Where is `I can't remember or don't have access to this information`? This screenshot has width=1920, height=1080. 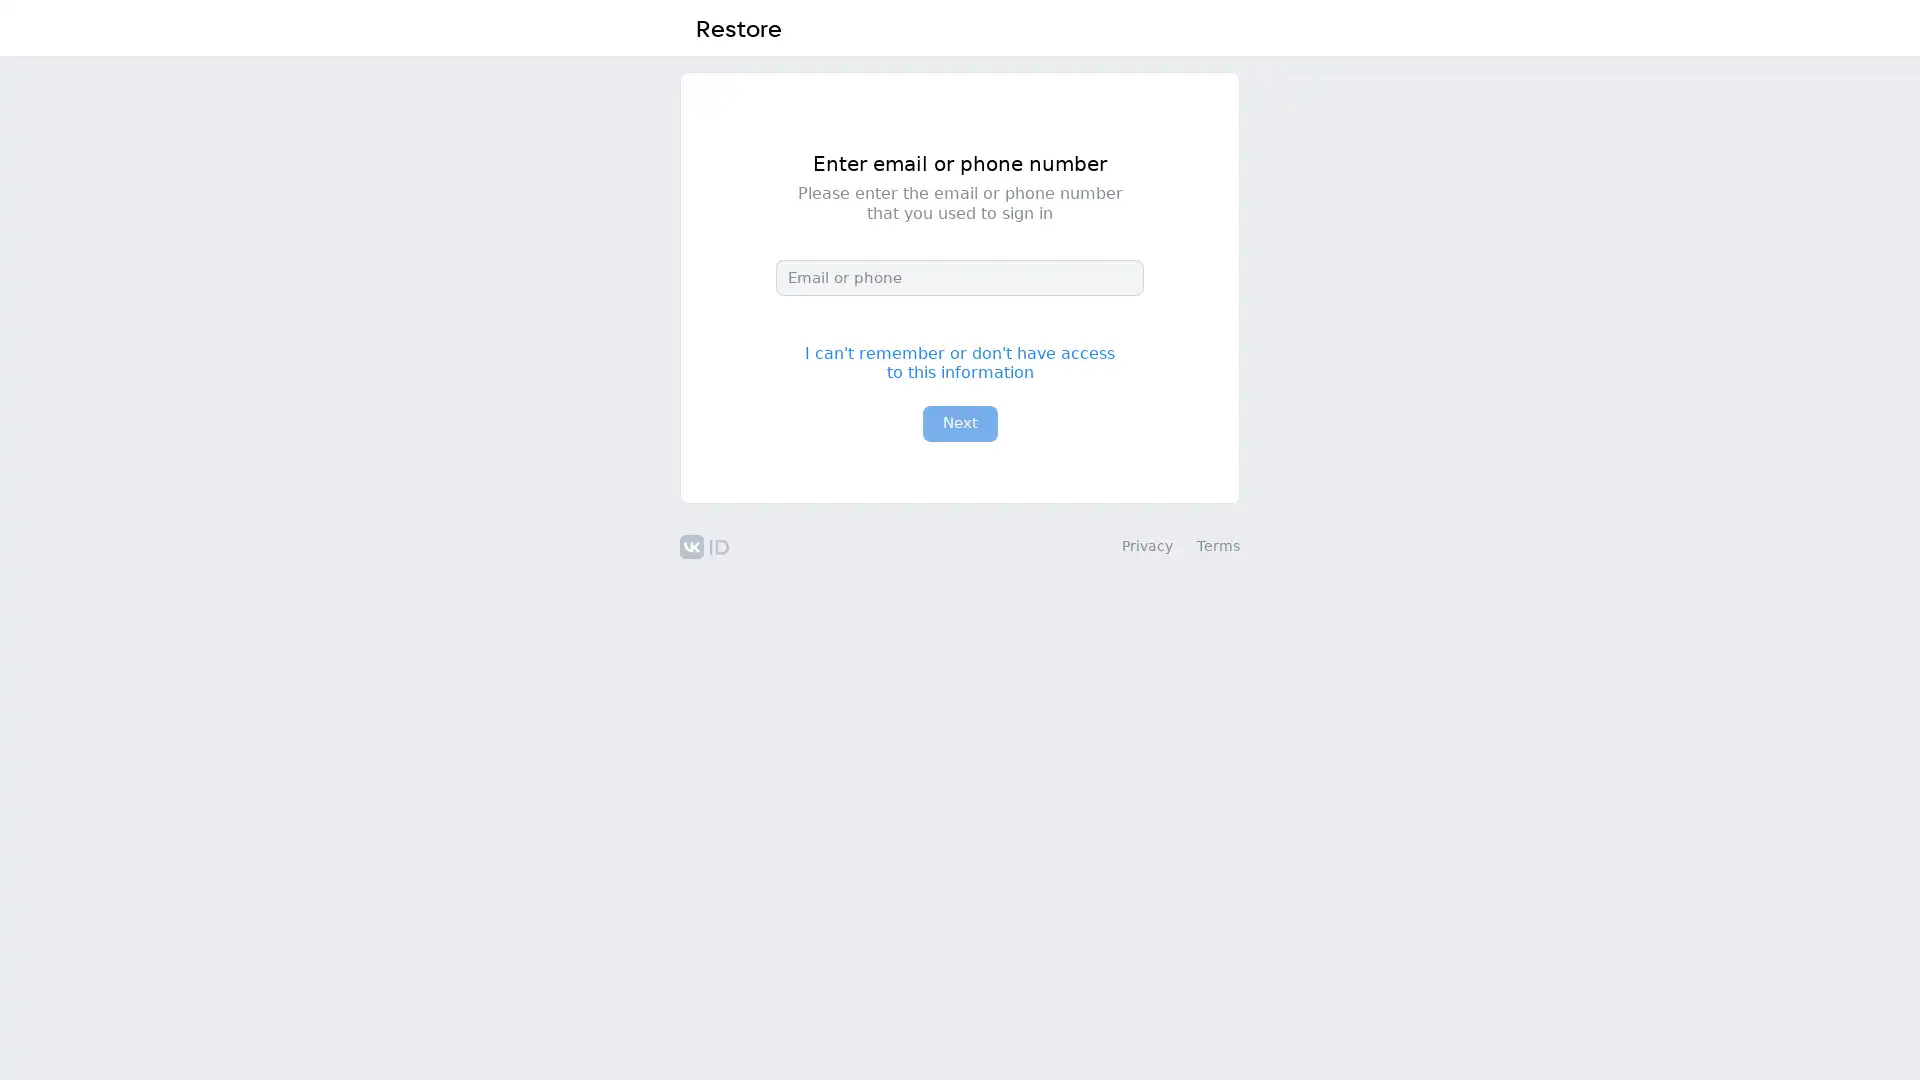 I can't remember or don't have access to this information is located at coordinates (960, 362).